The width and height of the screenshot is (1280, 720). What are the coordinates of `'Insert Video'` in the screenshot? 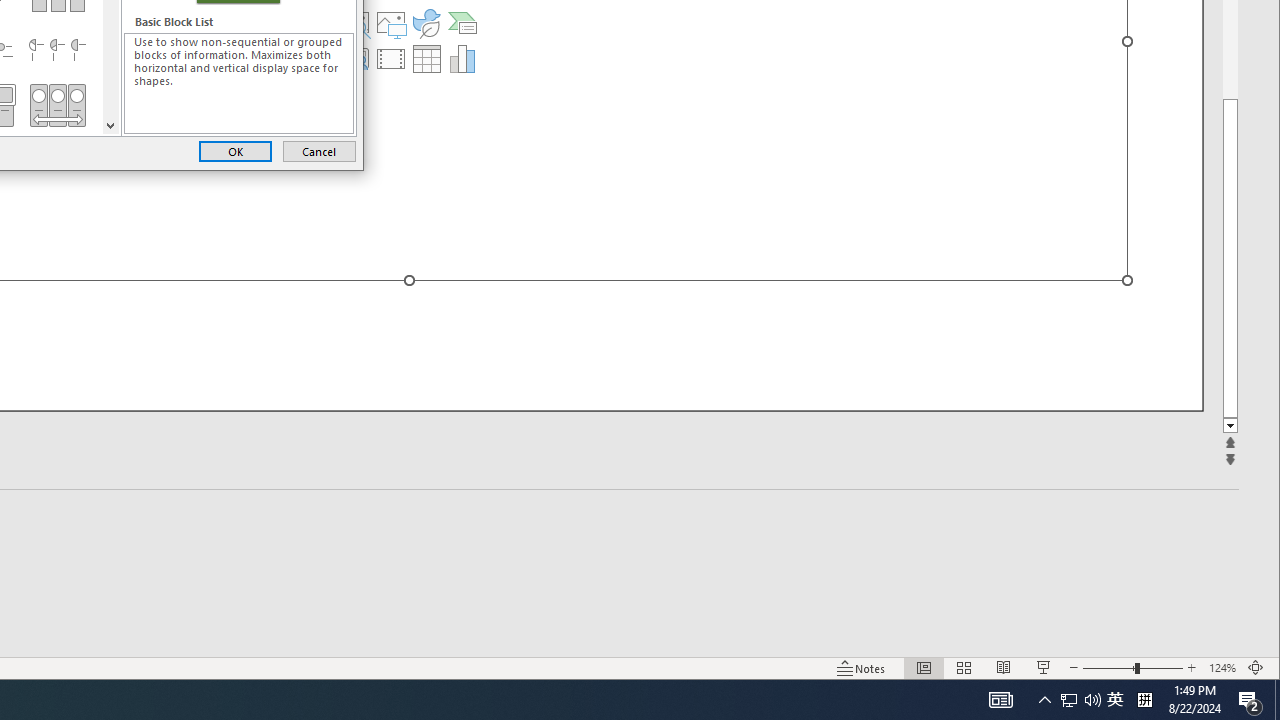 It's located at (391, 58).